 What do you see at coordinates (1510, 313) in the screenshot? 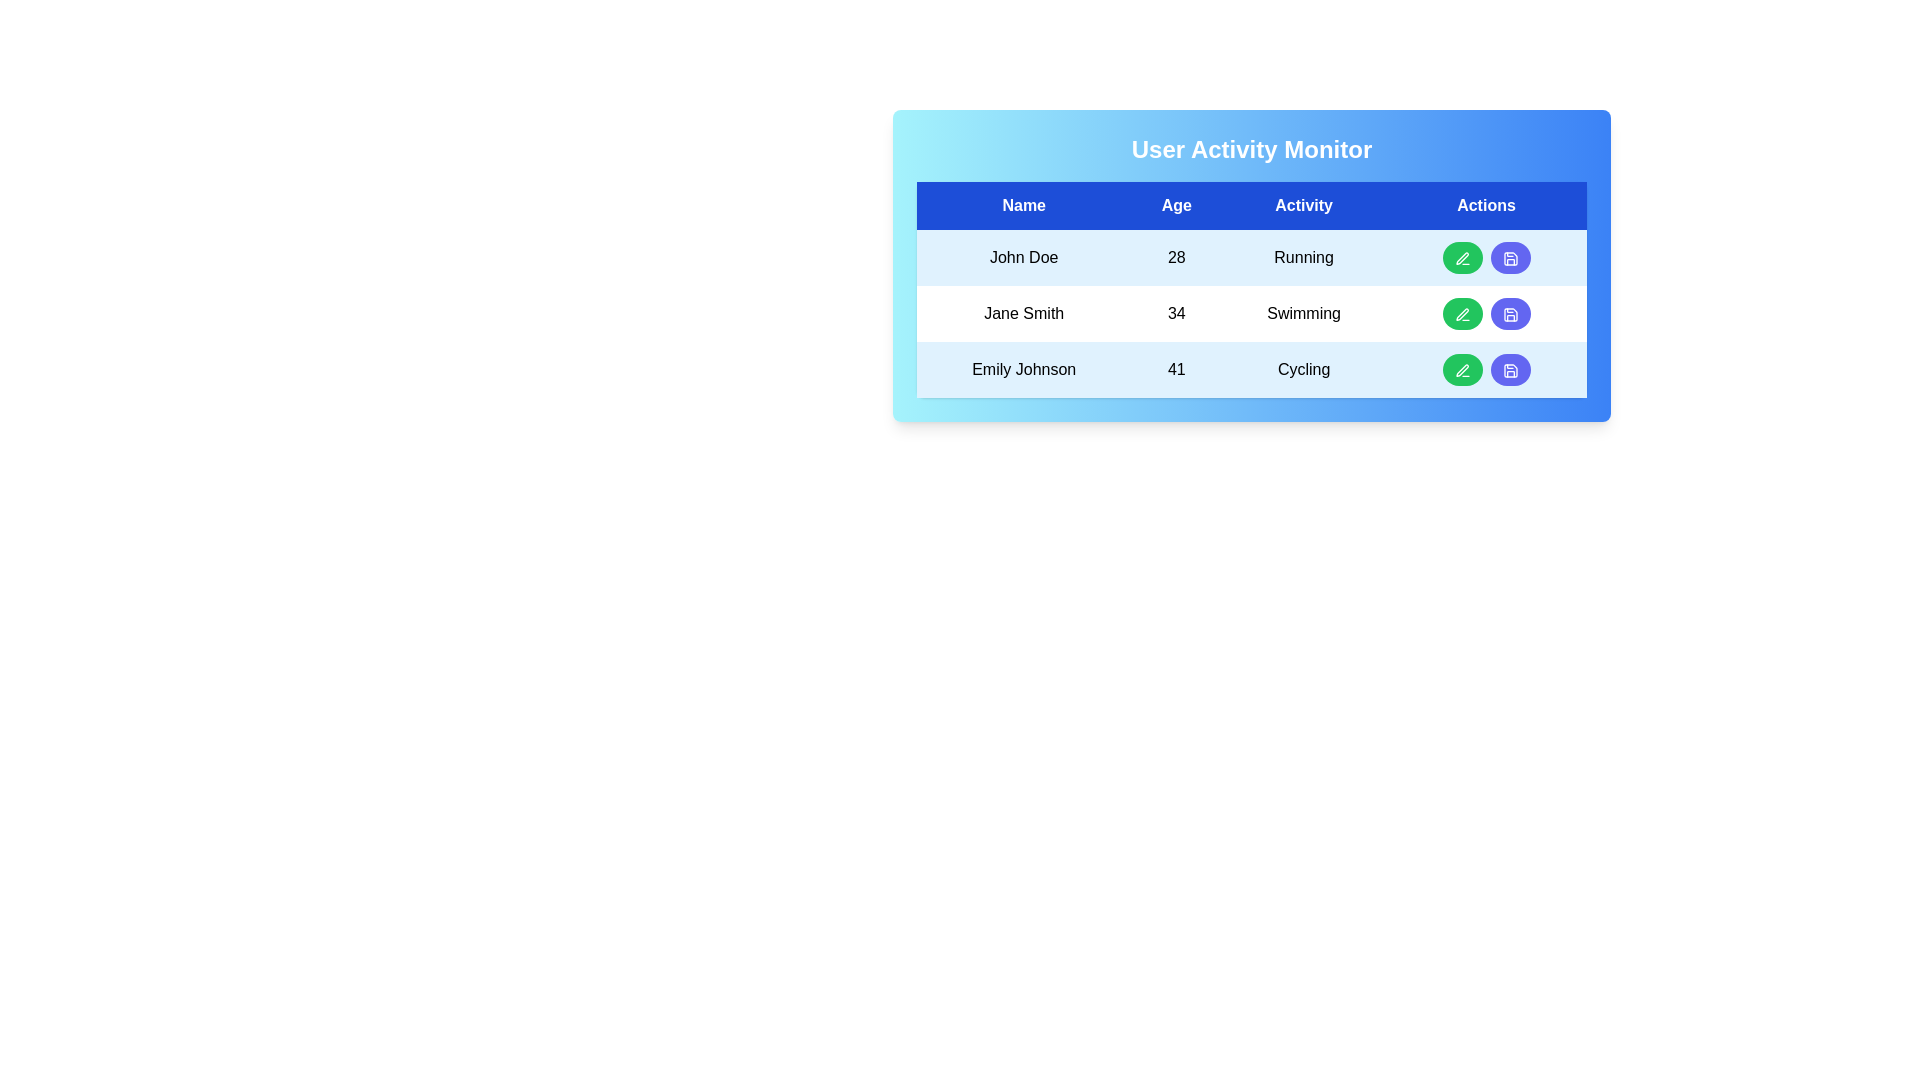
I see `the save button for the Jane Smith row` at bounding box center [1510, 313].